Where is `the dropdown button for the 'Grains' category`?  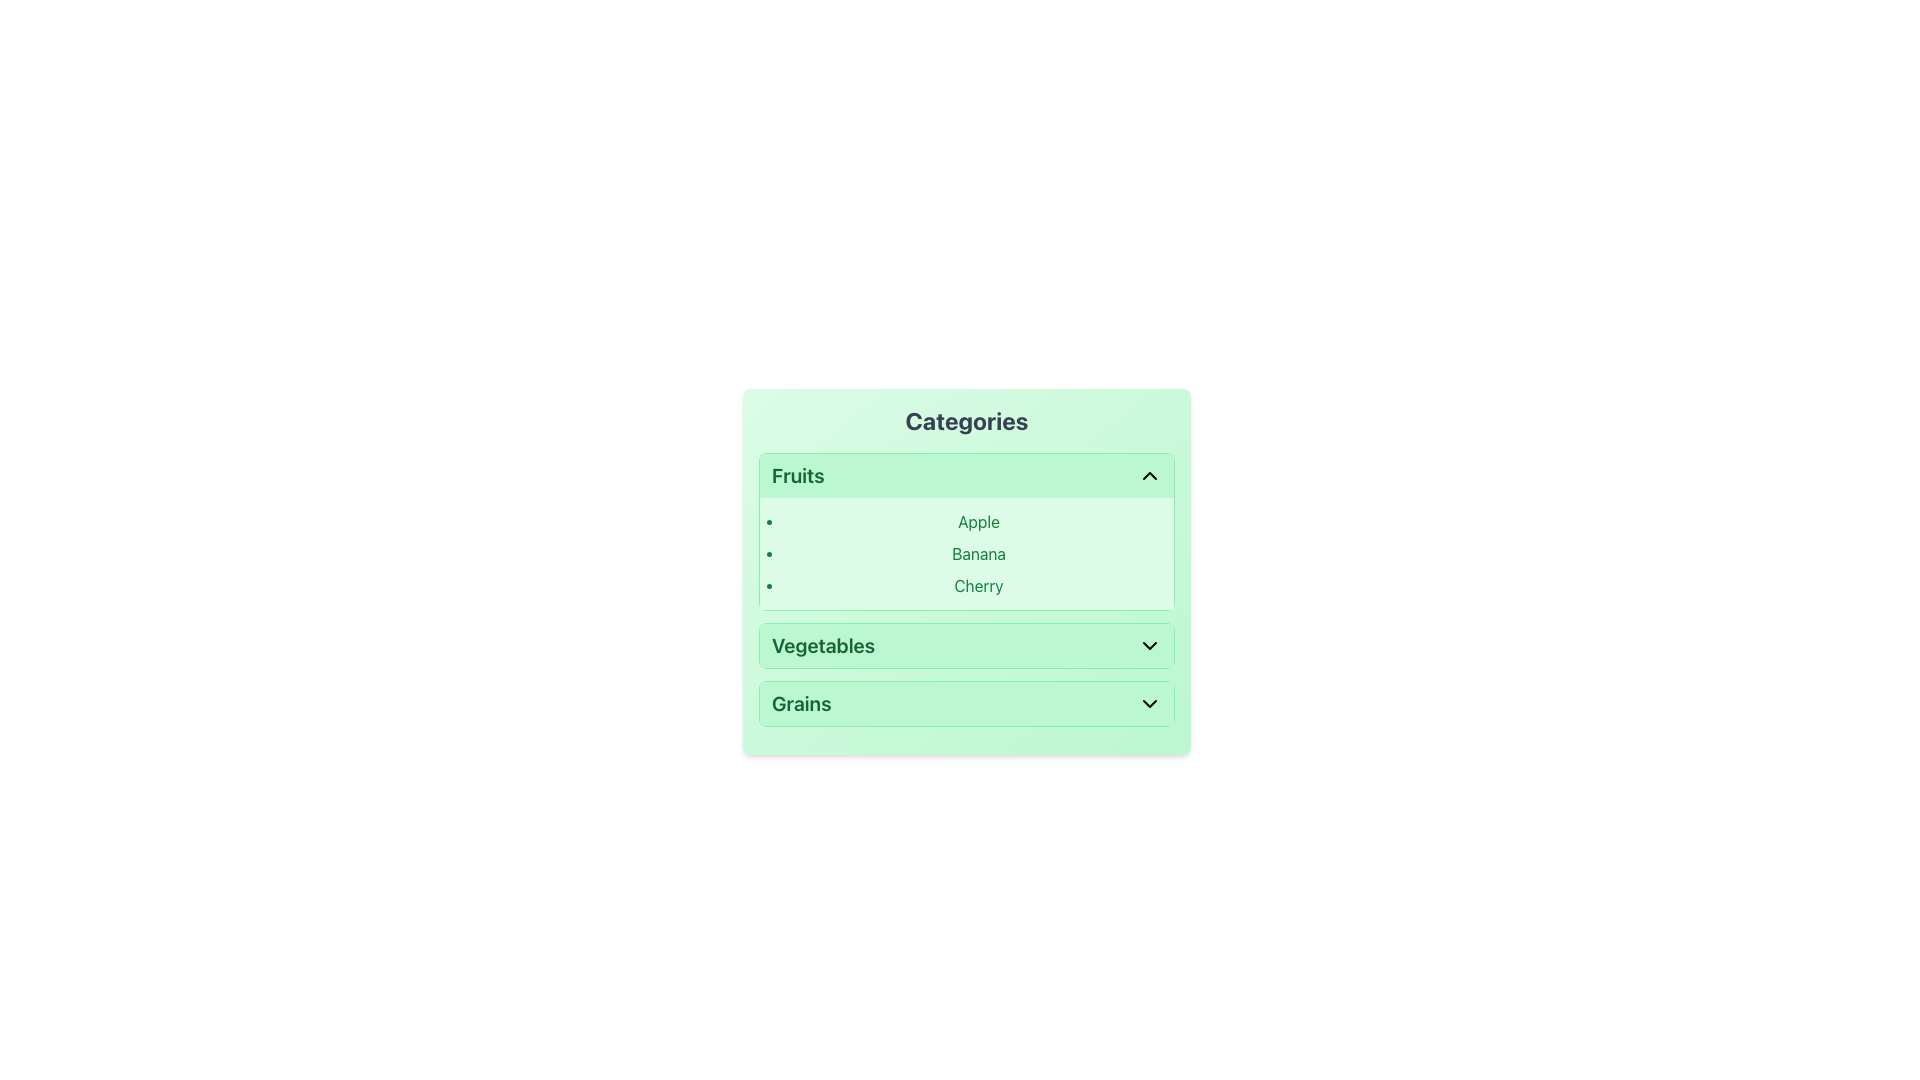
the dropdown button for the 'Grains' category is located at coordinates (966, 703).